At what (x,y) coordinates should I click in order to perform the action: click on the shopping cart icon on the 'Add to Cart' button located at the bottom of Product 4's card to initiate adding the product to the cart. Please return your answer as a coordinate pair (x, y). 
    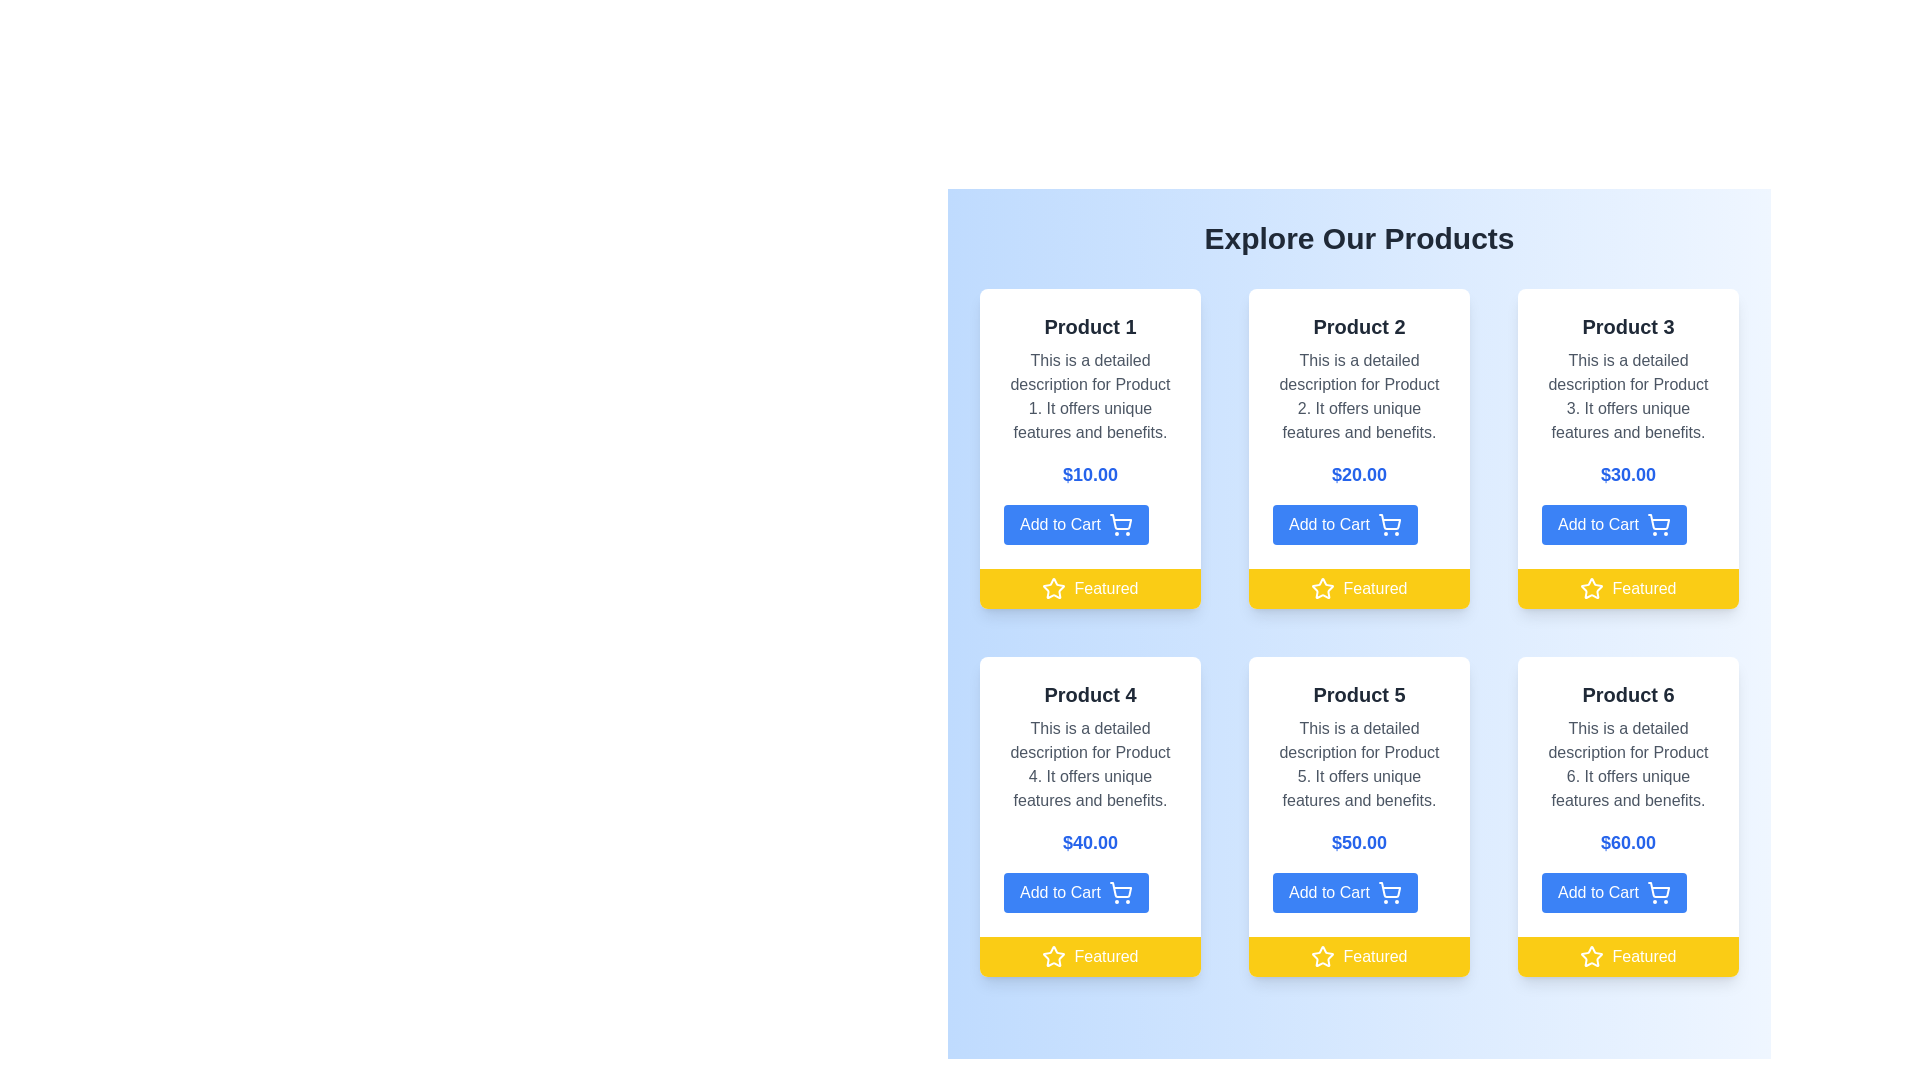
    Looking at the image, I should click on (1121, 889).